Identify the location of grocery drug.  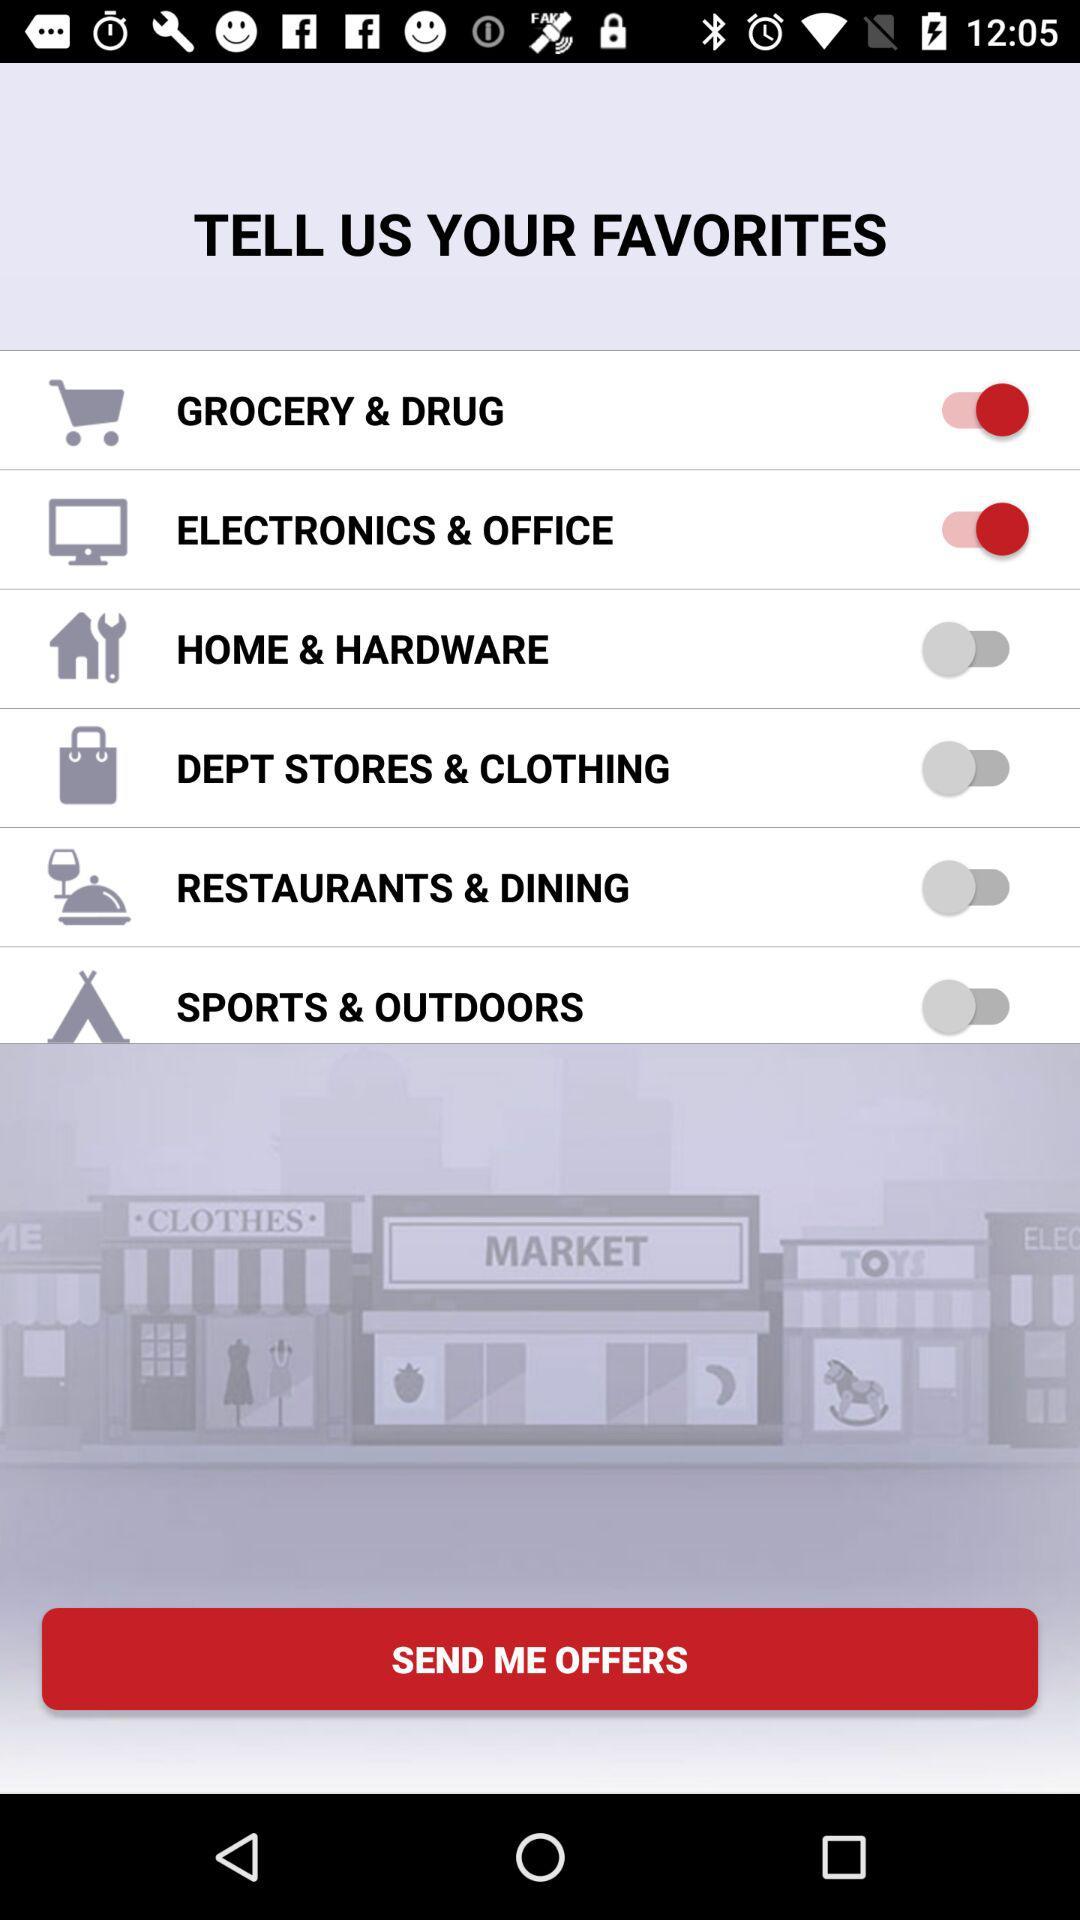
(974, 408).